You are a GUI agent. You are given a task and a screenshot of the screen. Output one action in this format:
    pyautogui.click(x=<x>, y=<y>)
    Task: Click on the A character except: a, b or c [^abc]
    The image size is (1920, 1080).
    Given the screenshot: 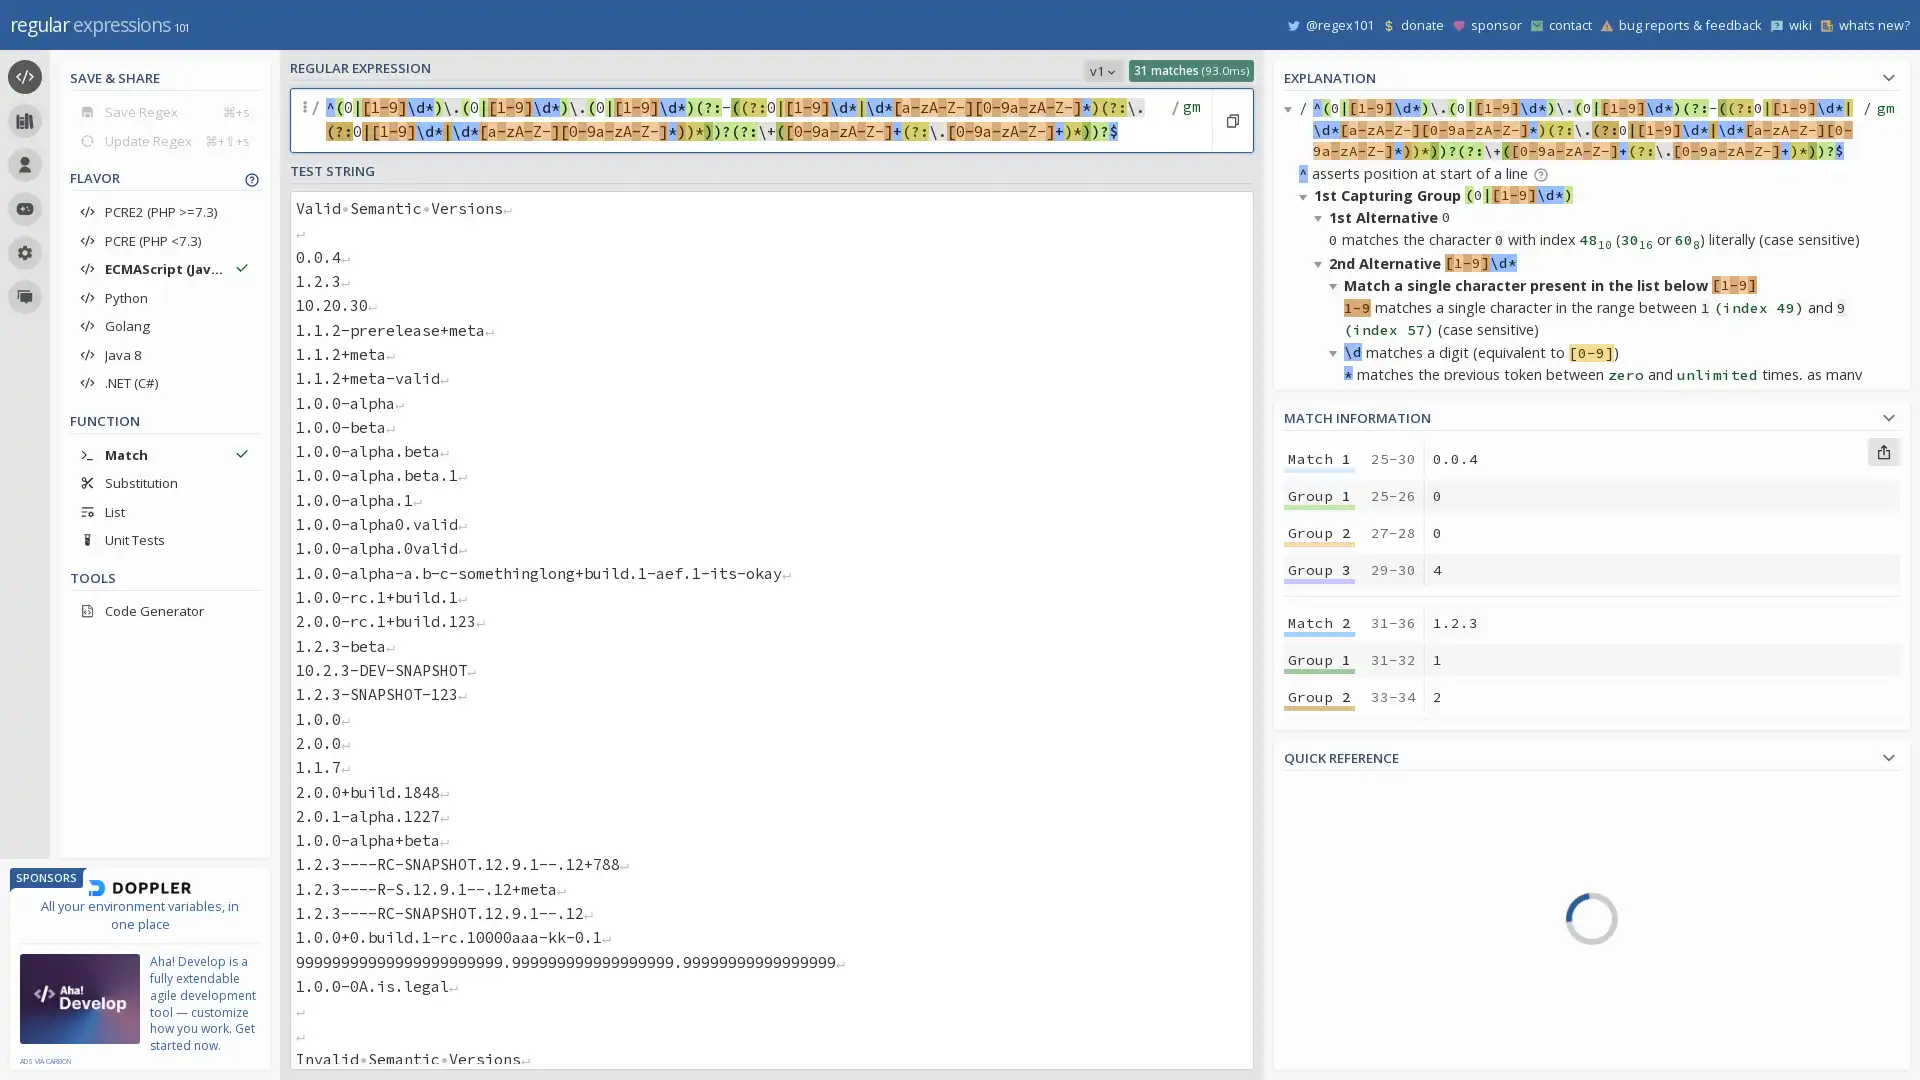 What is the action you would take?
    pyautogui.click(x=1691, y=820)
    